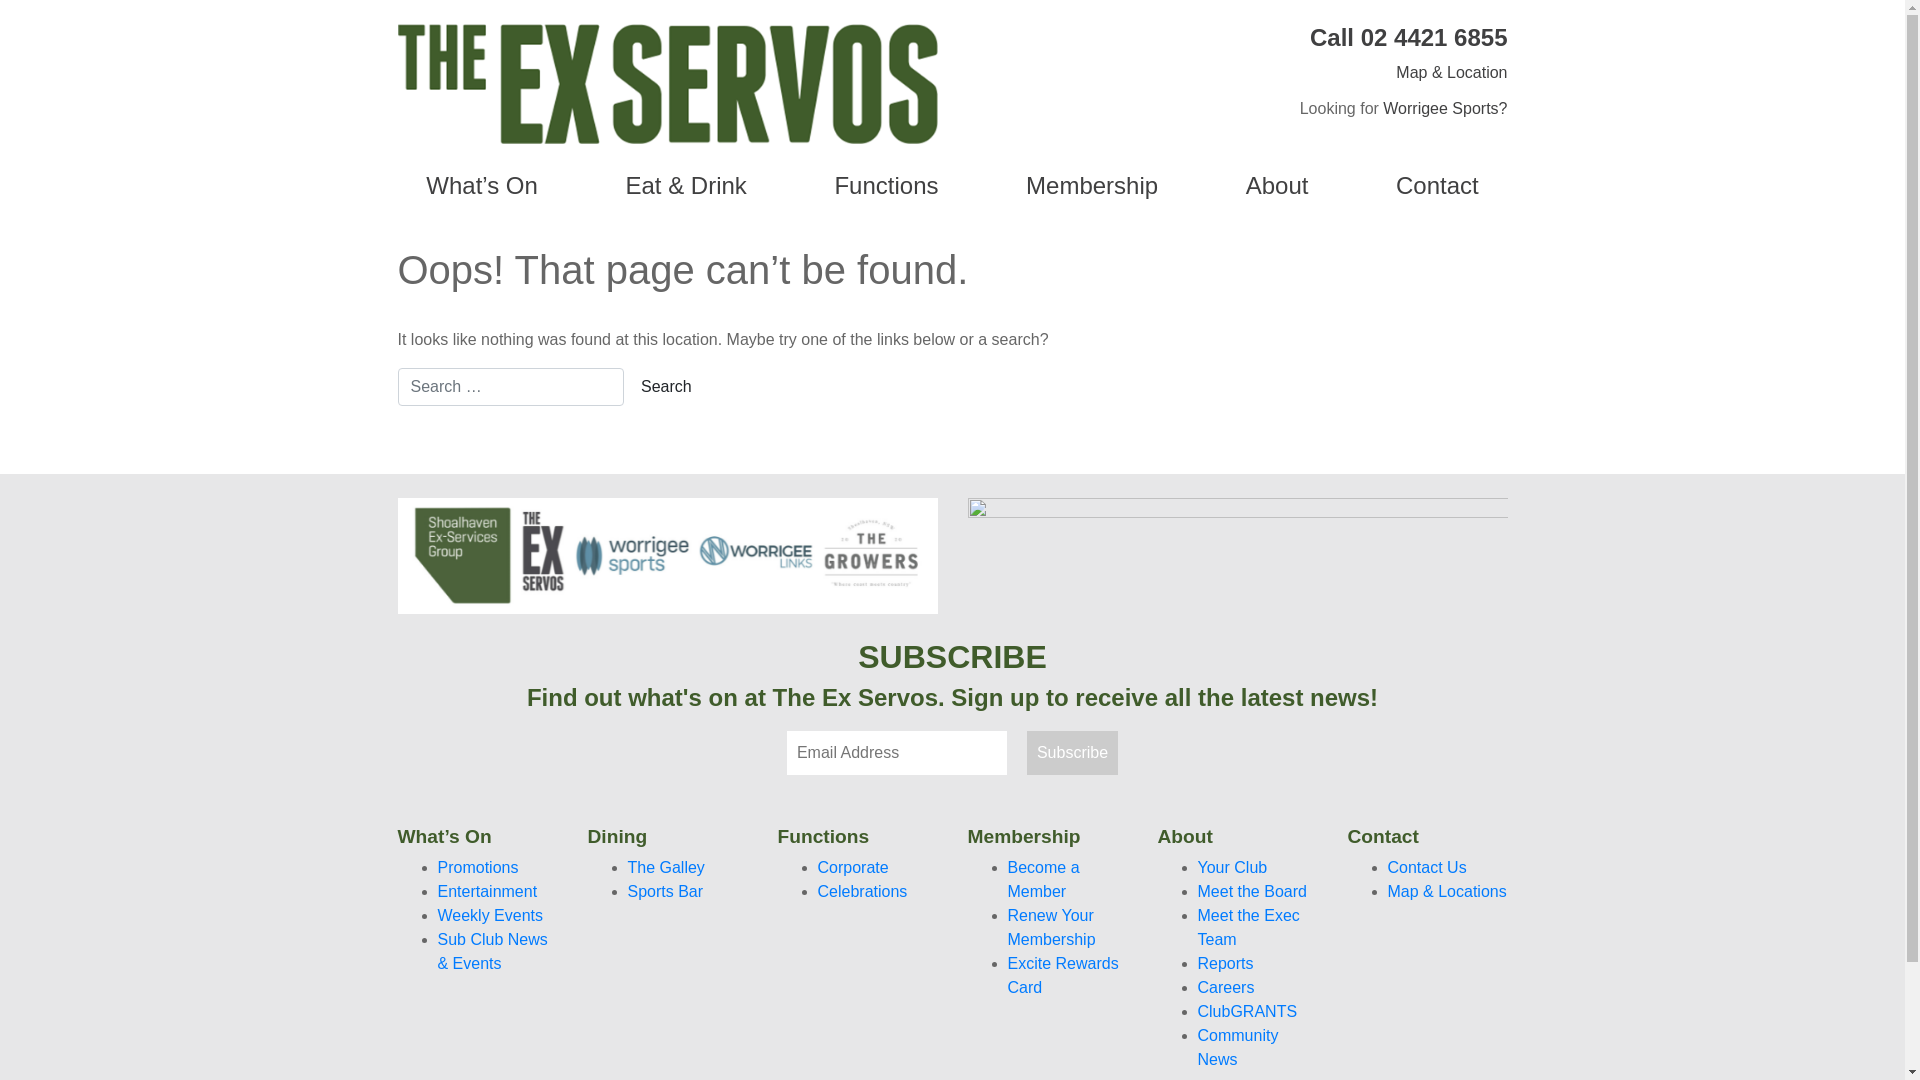 Image resolution: width=1920 pixels, height=1080 pixels. What do you see at coordinates (1225, 986) in the screenshot?
I see `'Careers'` at bounding box center [1225, 986].